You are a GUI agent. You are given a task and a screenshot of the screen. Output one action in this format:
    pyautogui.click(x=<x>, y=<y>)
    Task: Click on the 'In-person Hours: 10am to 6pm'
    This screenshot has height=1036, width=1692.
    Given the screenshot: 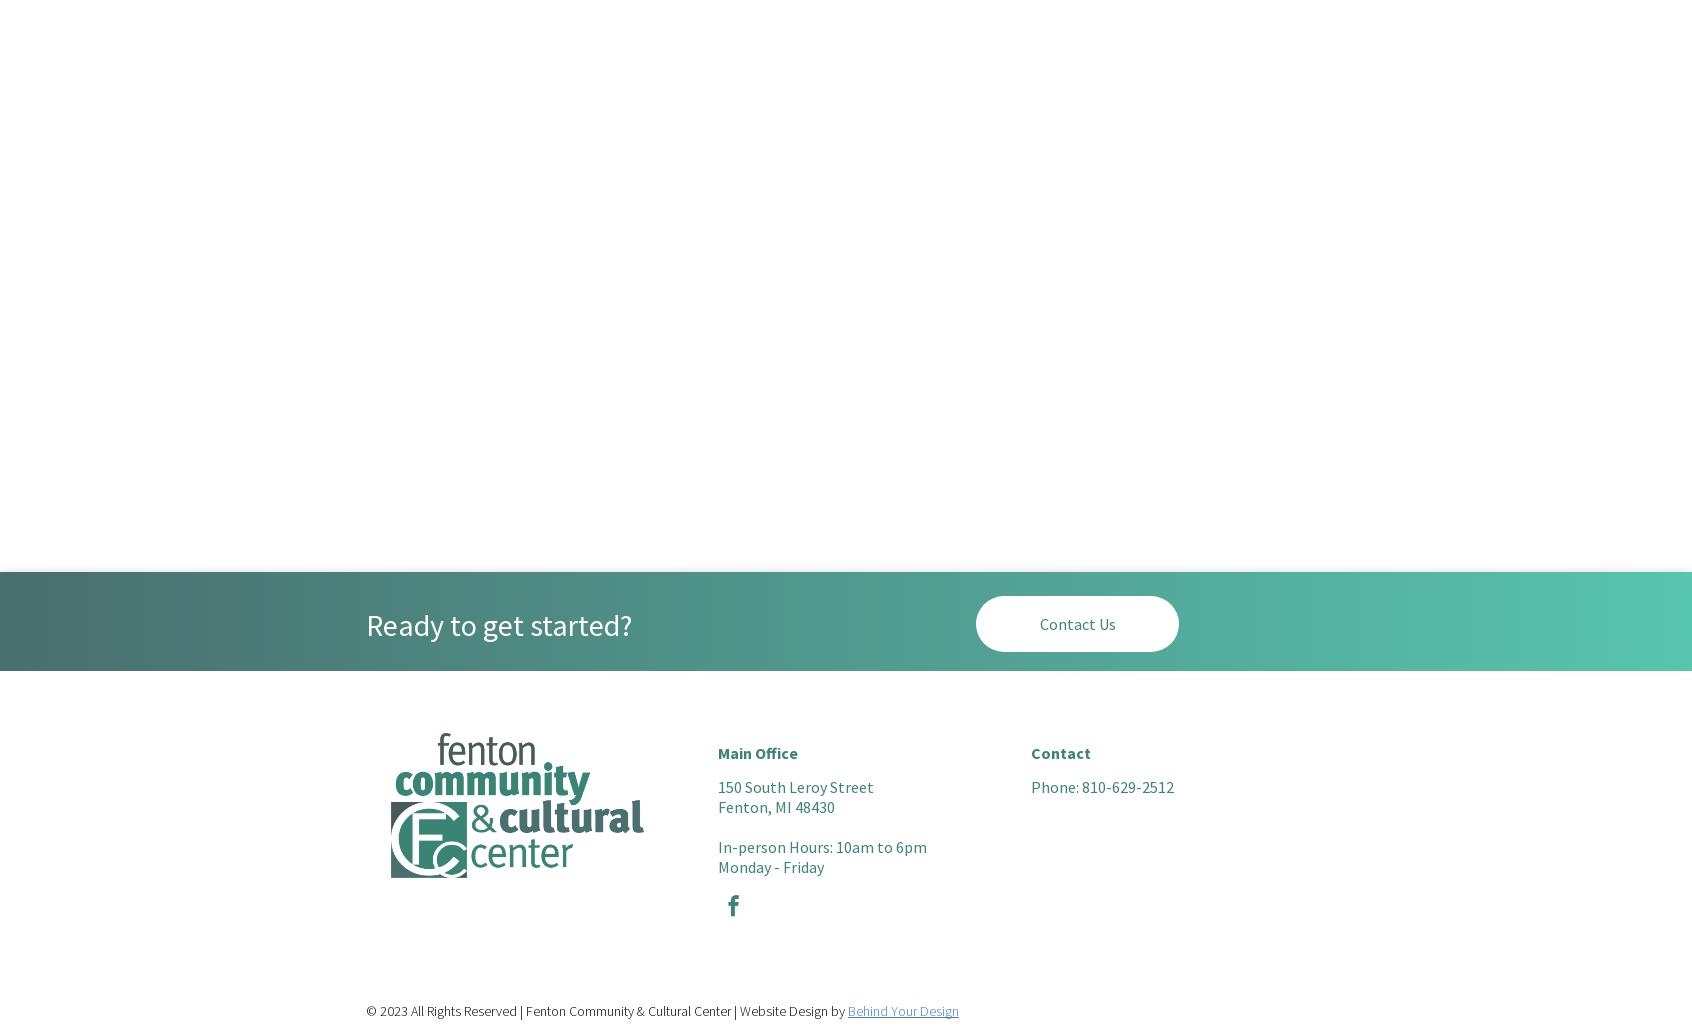 What is the action you would take?
    pyautogui.click(x=822, y=847)
    